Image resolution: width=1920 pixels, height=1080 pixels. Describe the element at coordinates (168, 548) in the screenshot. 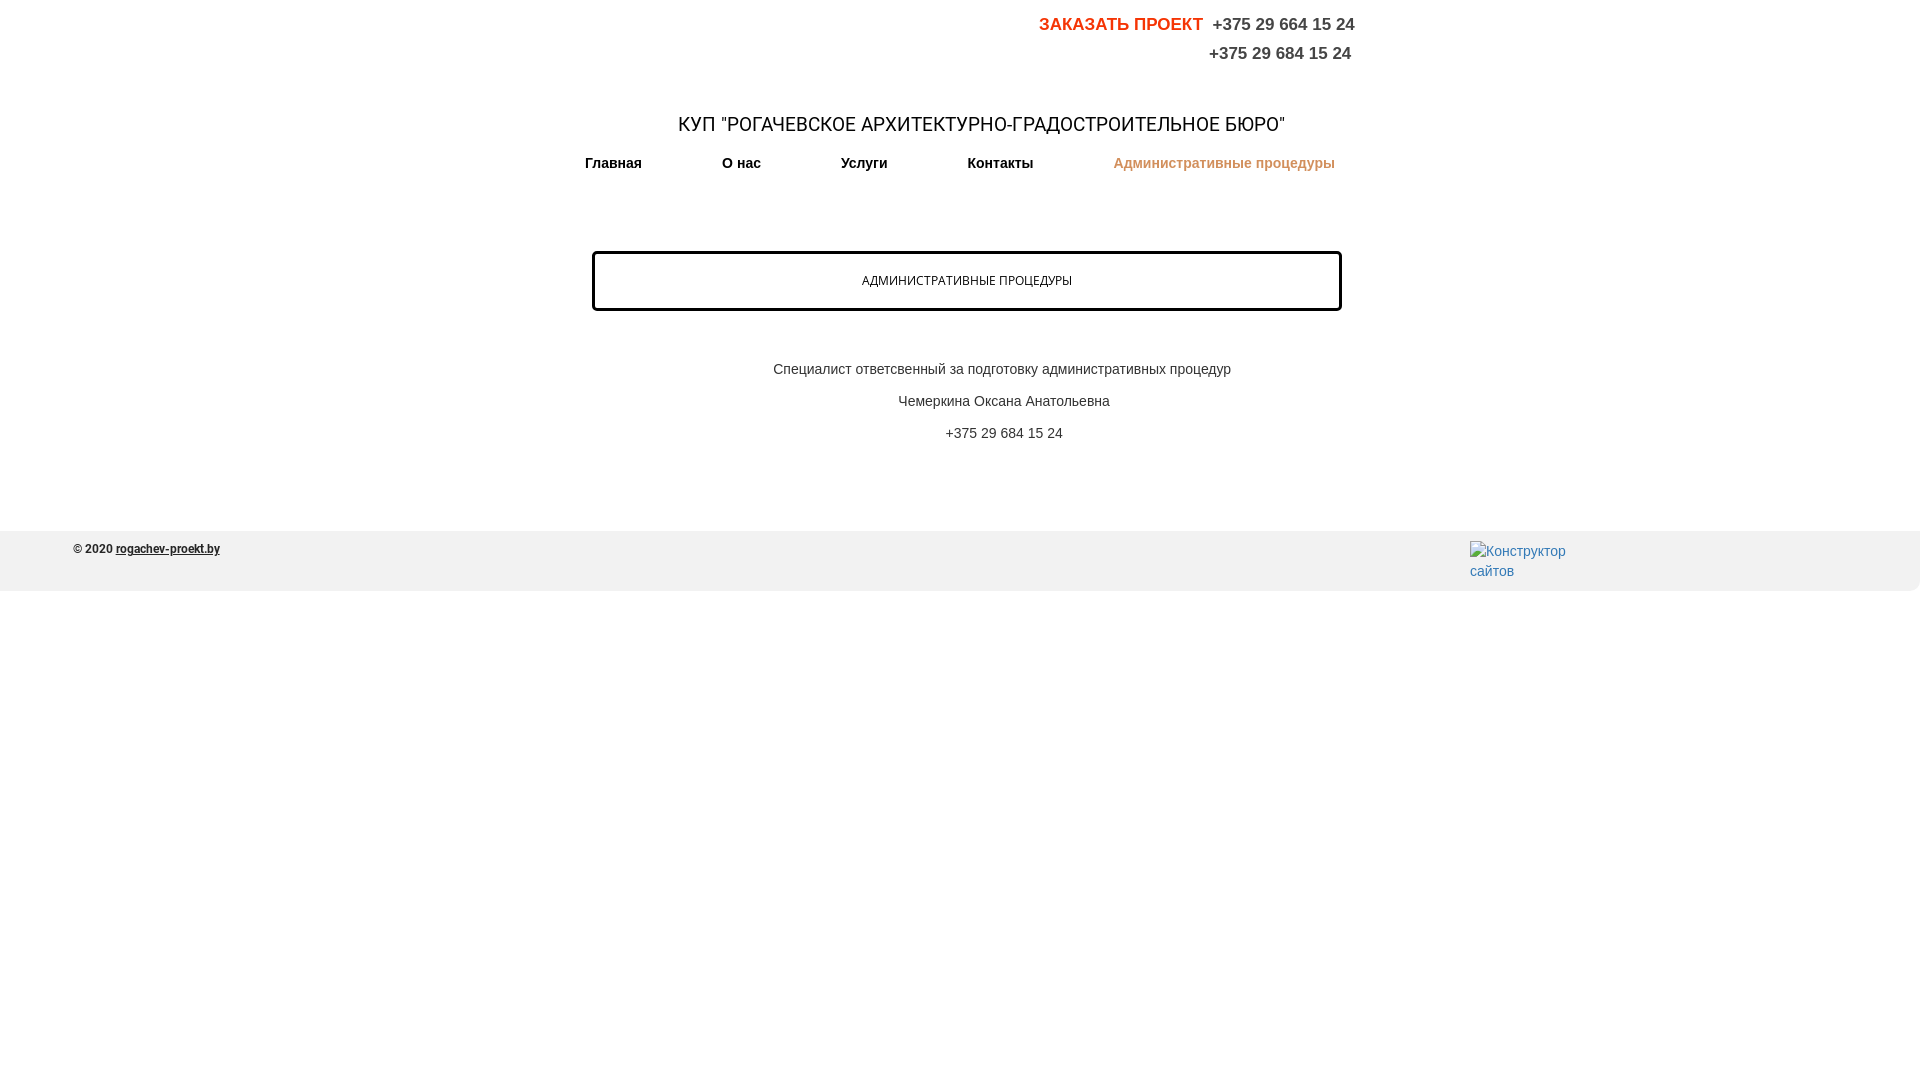

I see `'rogachev-proekt.by'` at that location.